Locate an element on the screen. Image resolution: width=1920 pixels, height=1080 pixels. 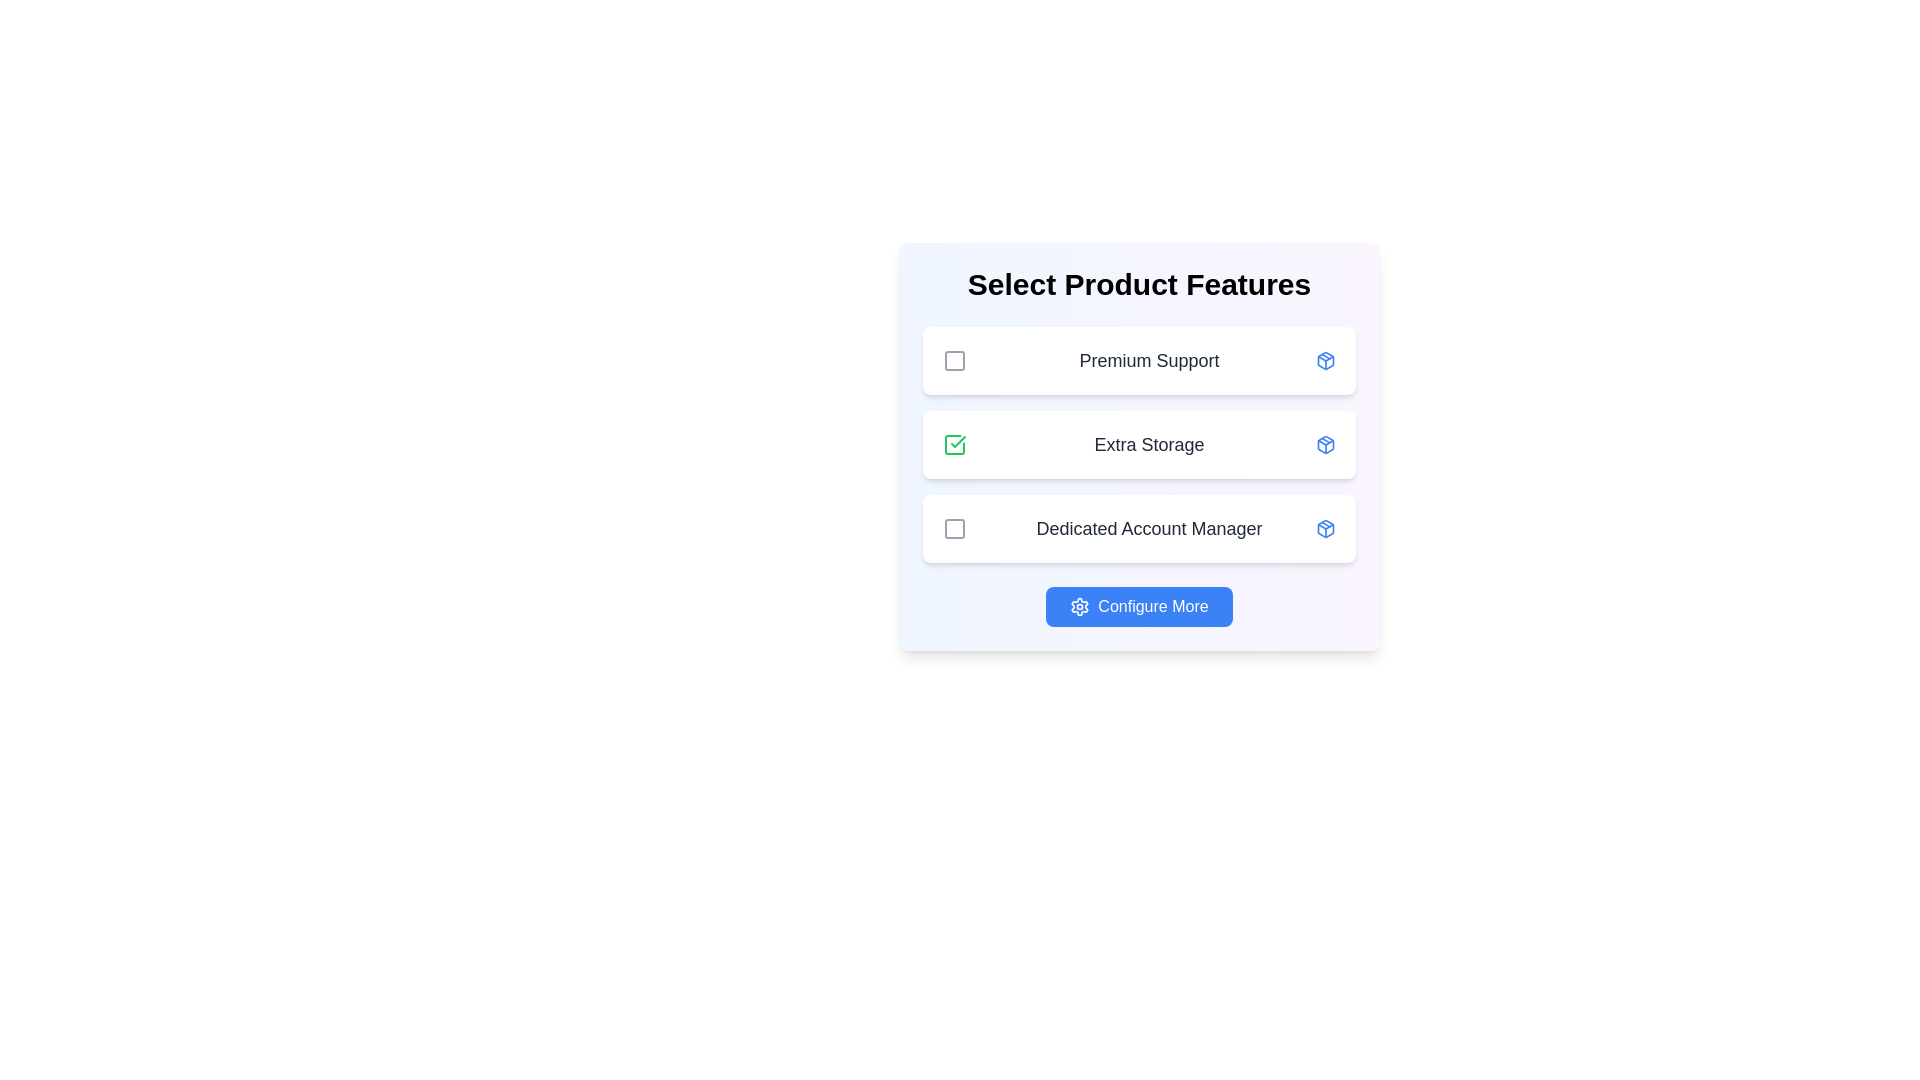
'Configure More' button to proceed is located at coordinates (1139, 605).